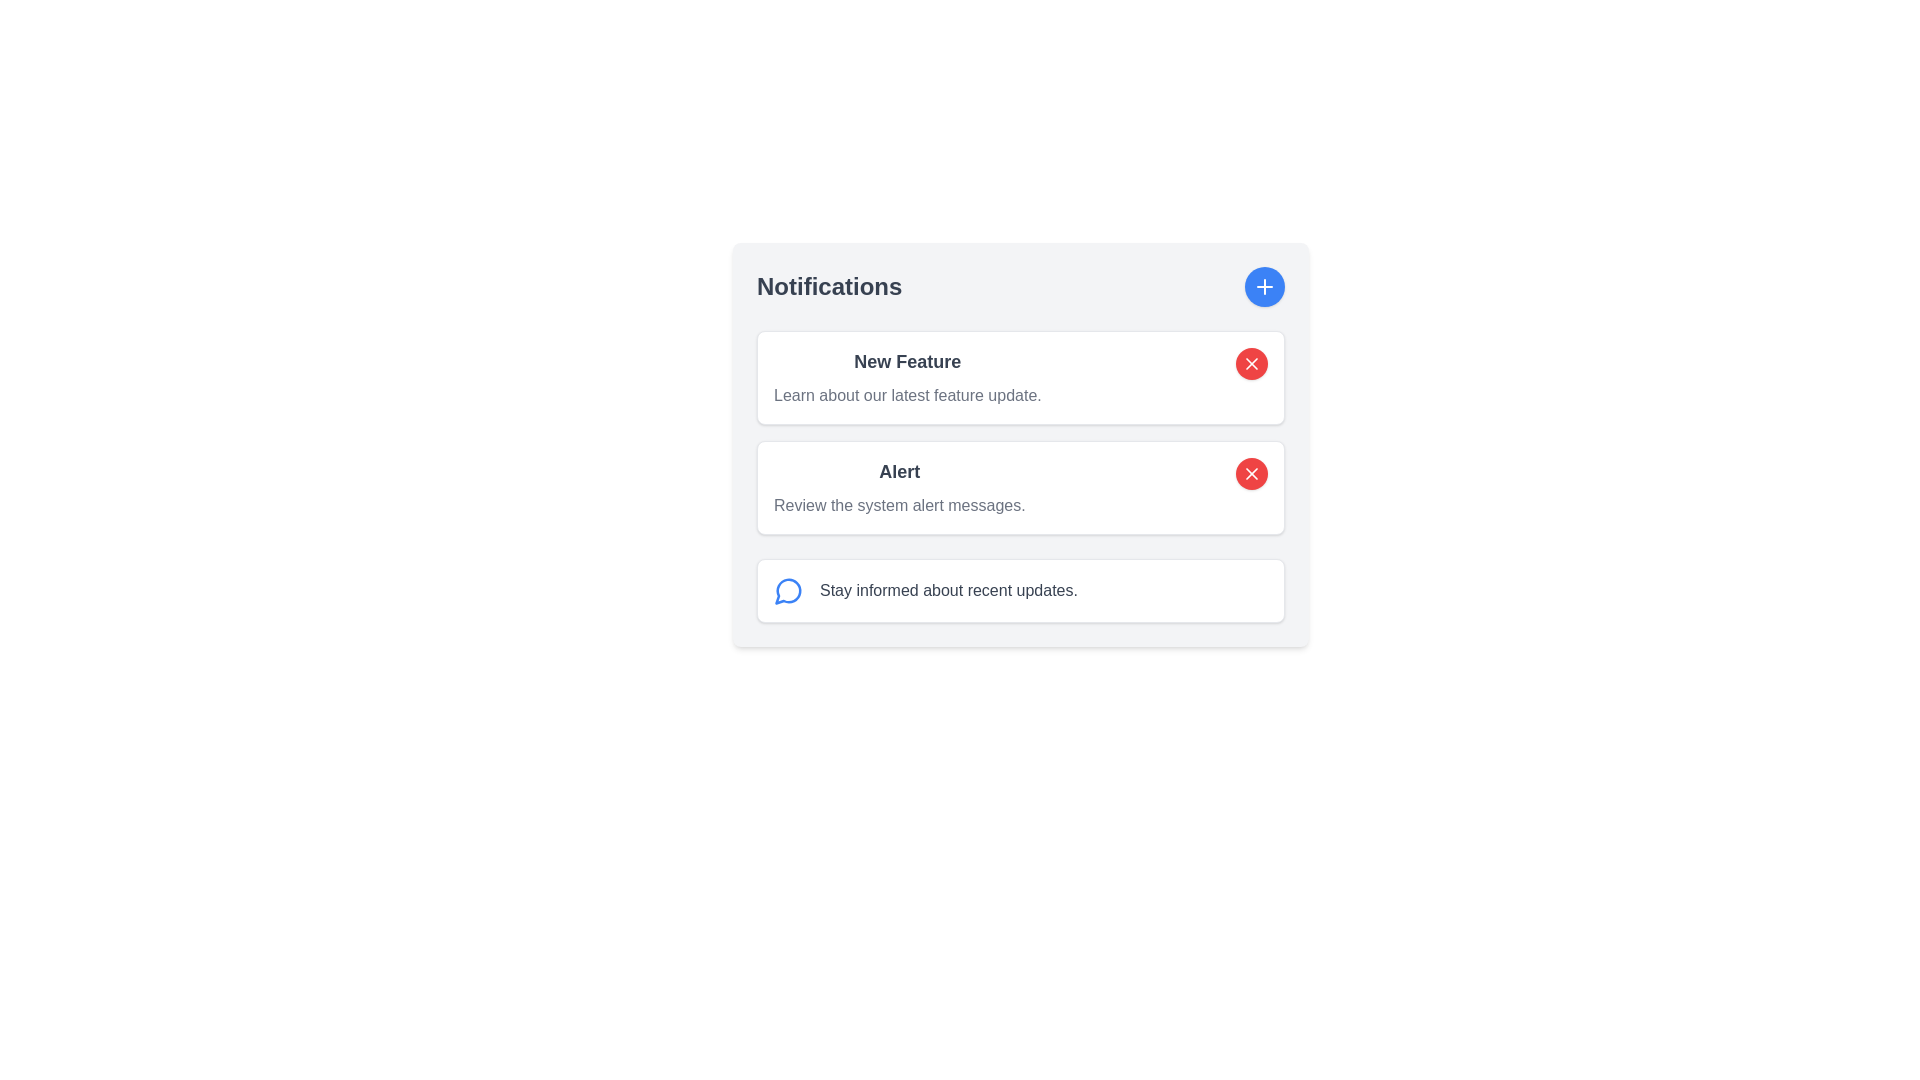  I want to click on the text 'Notifications' in the Composite header, so click(1021, 286).